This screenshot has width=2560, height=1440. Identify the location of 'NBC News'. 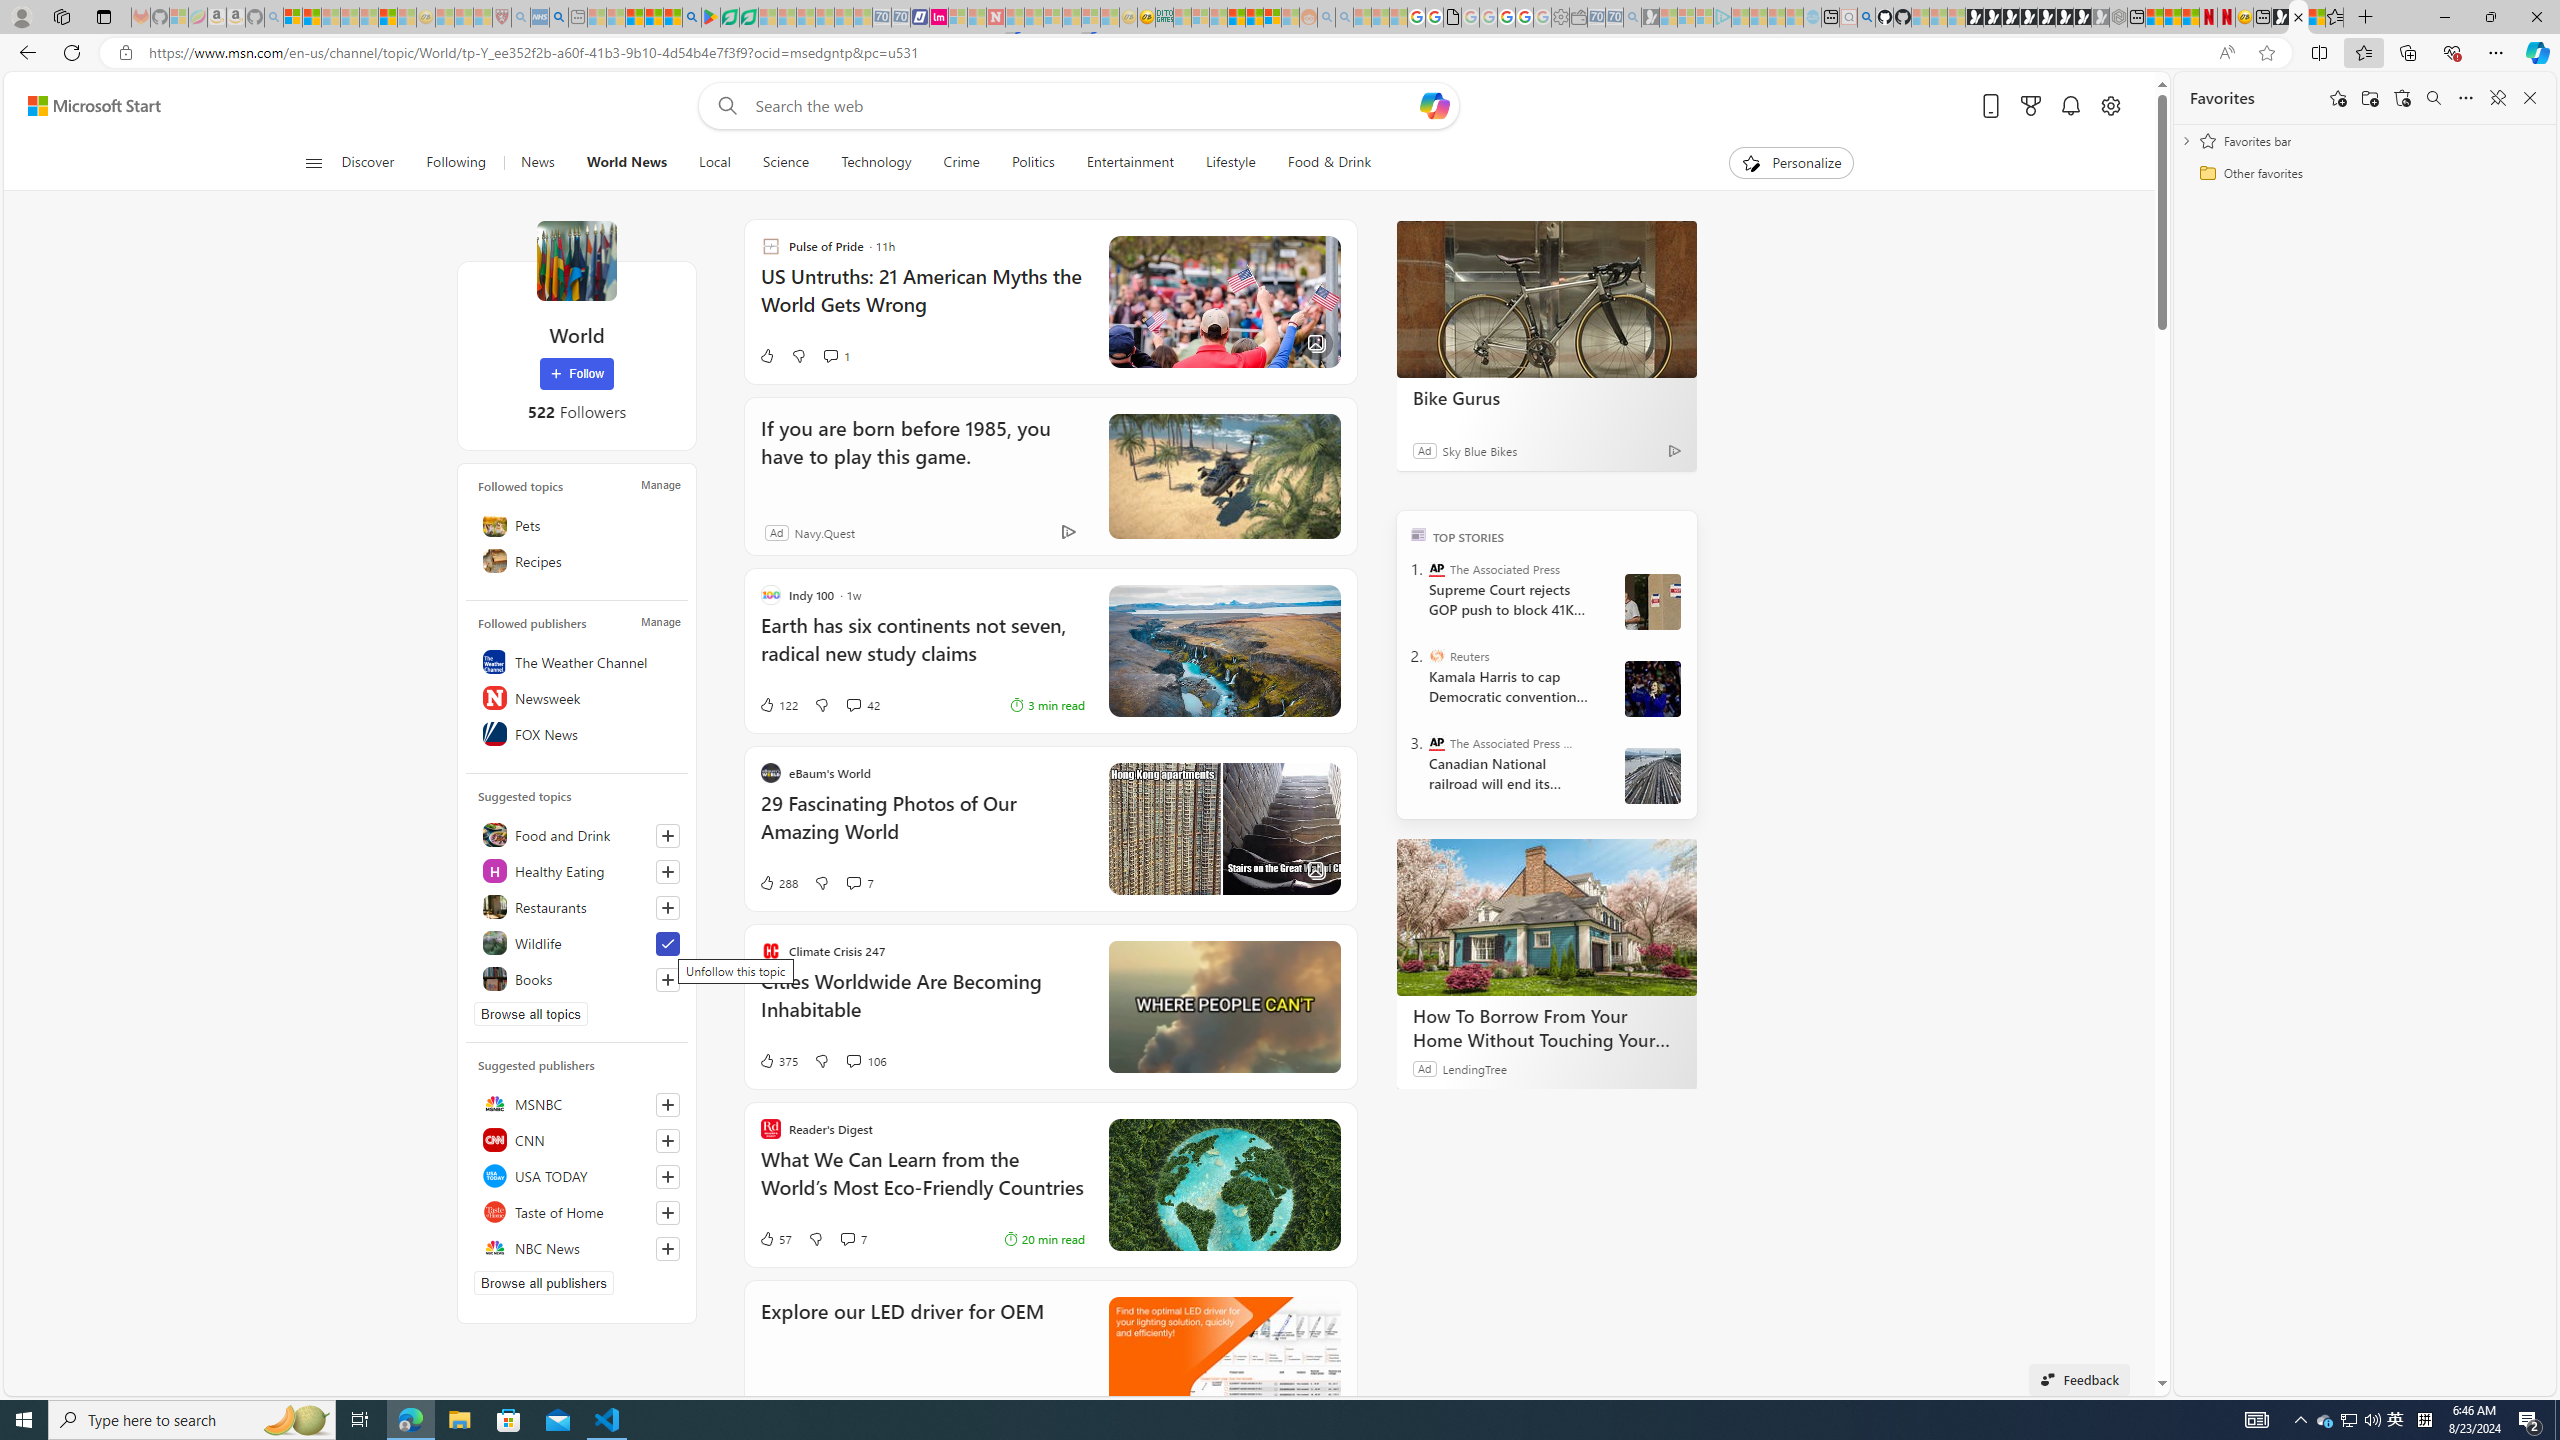
(575, 1246).